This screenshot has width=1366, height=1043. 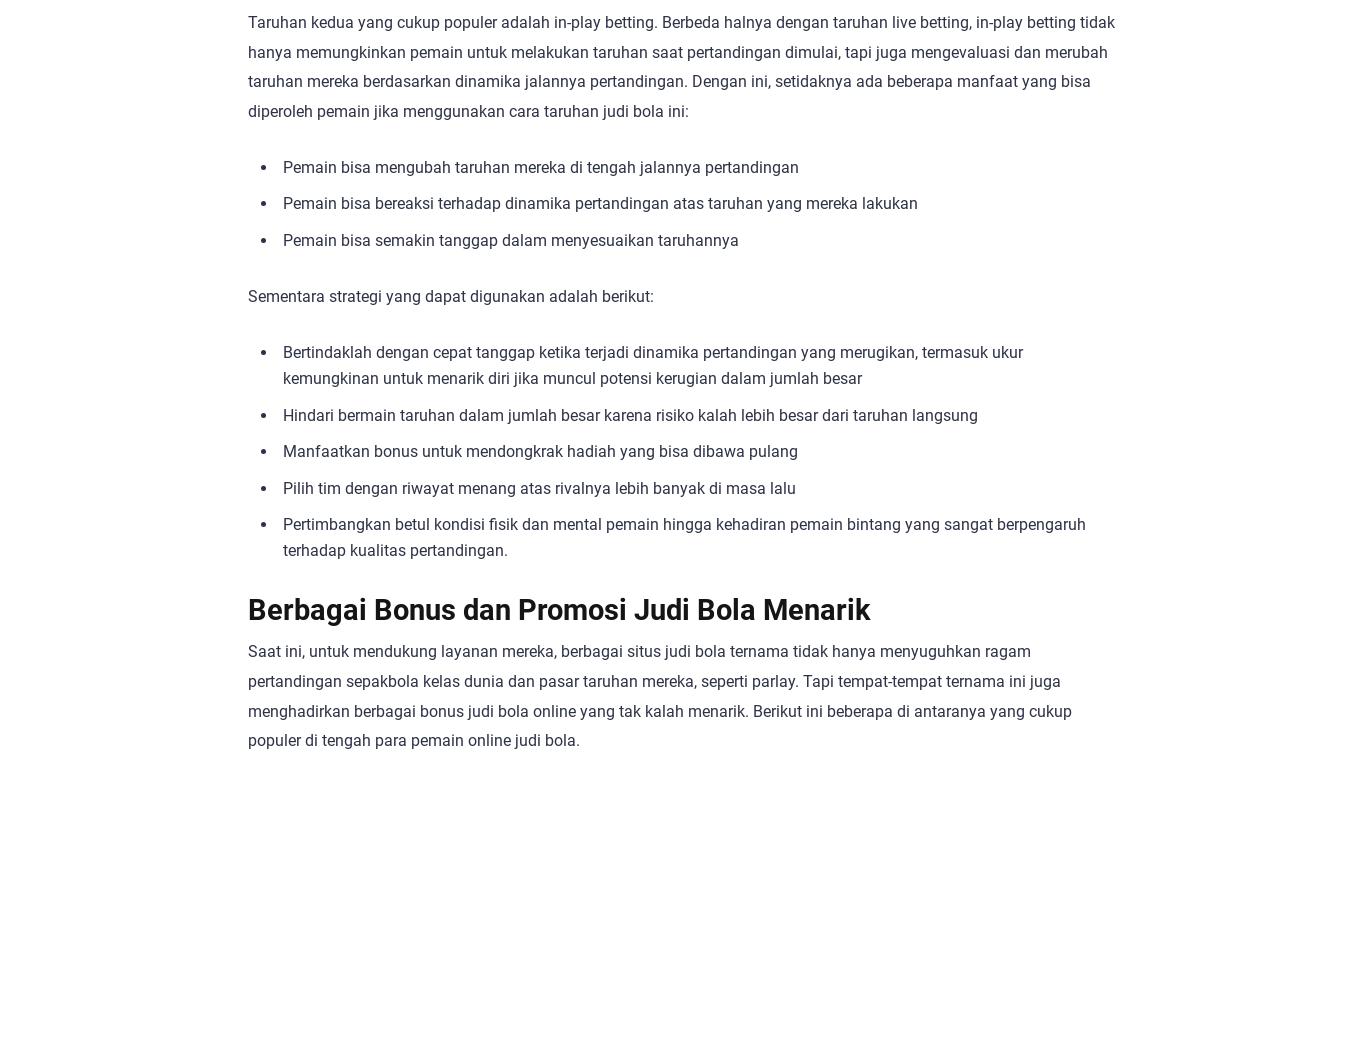 What do you see at coordinates (450, 296) in the screenshot?
I see `'Sementara strategi yang dapat digunakan adalah berikut:'` at bounding box center [450, 296].